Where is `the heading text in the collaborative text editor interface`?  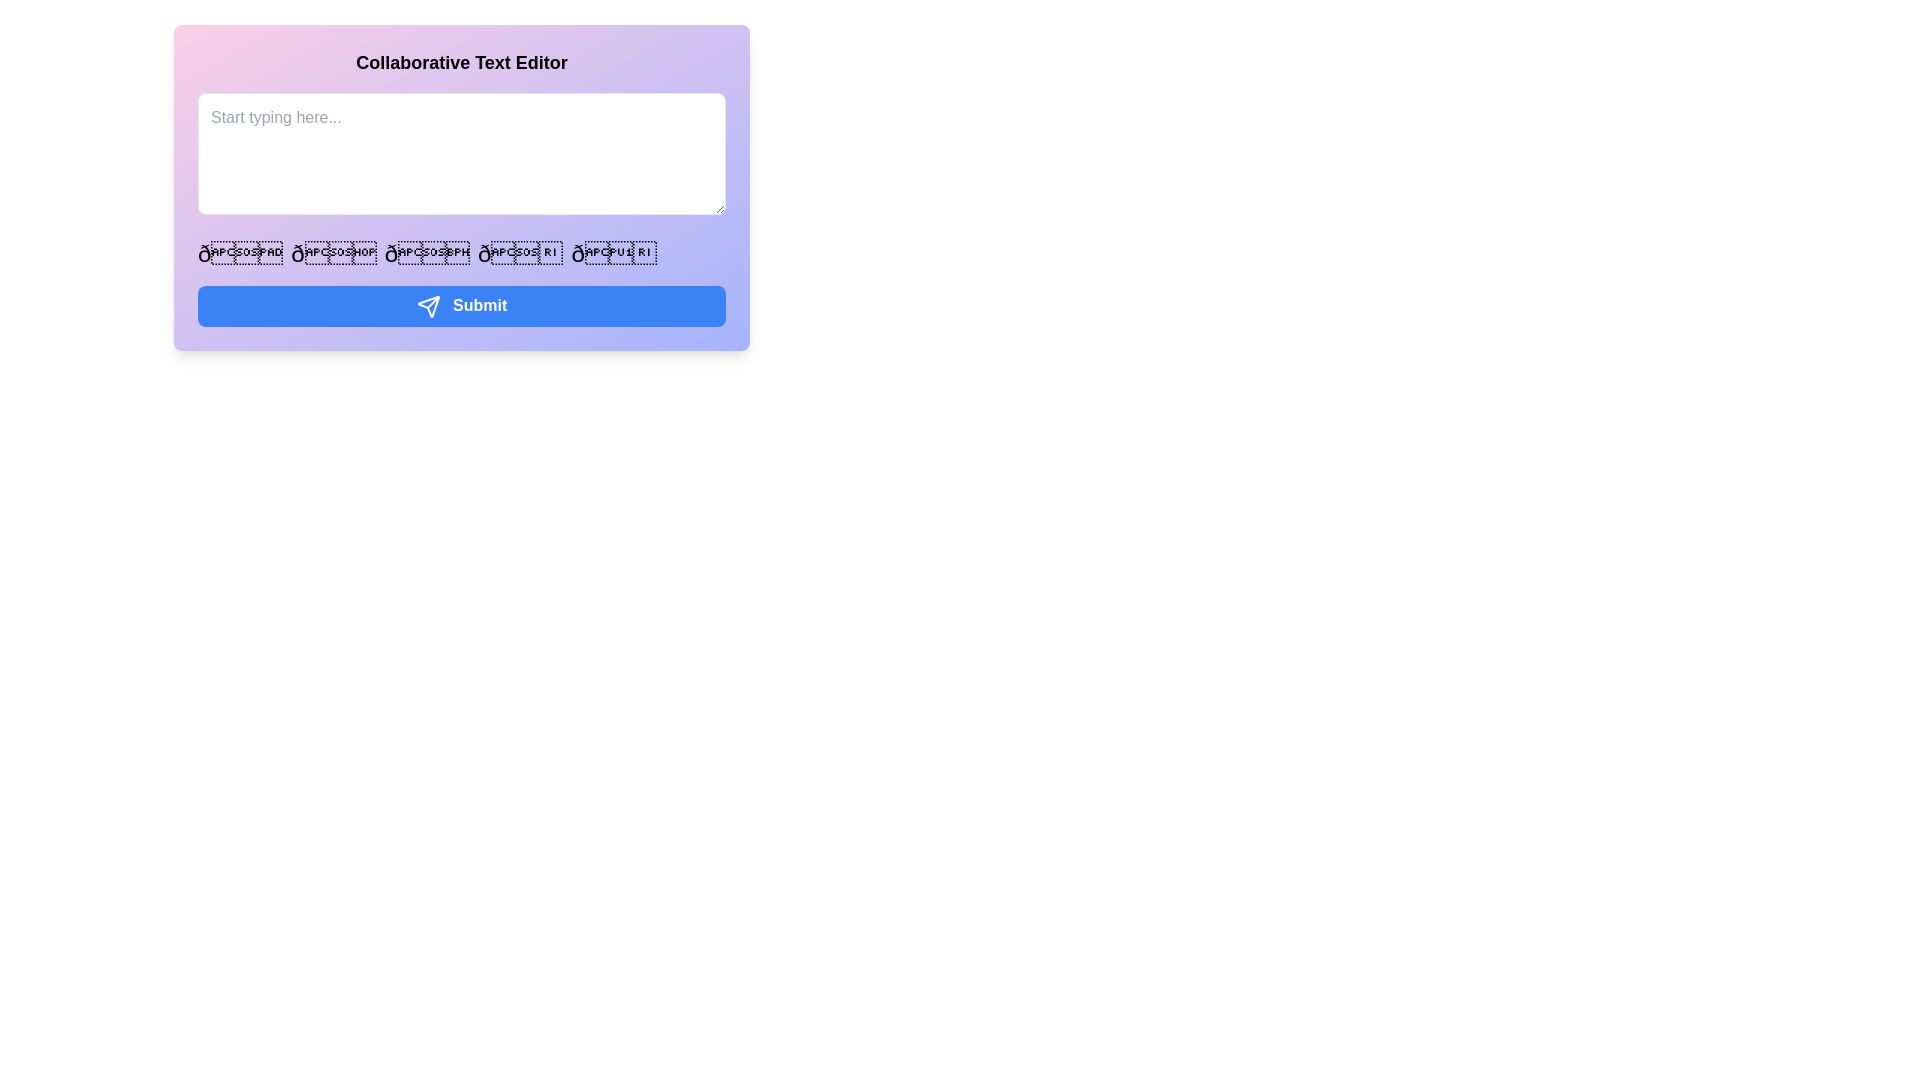
the heading text in the collaborative text editor interface is located at coordinates (460, 61).